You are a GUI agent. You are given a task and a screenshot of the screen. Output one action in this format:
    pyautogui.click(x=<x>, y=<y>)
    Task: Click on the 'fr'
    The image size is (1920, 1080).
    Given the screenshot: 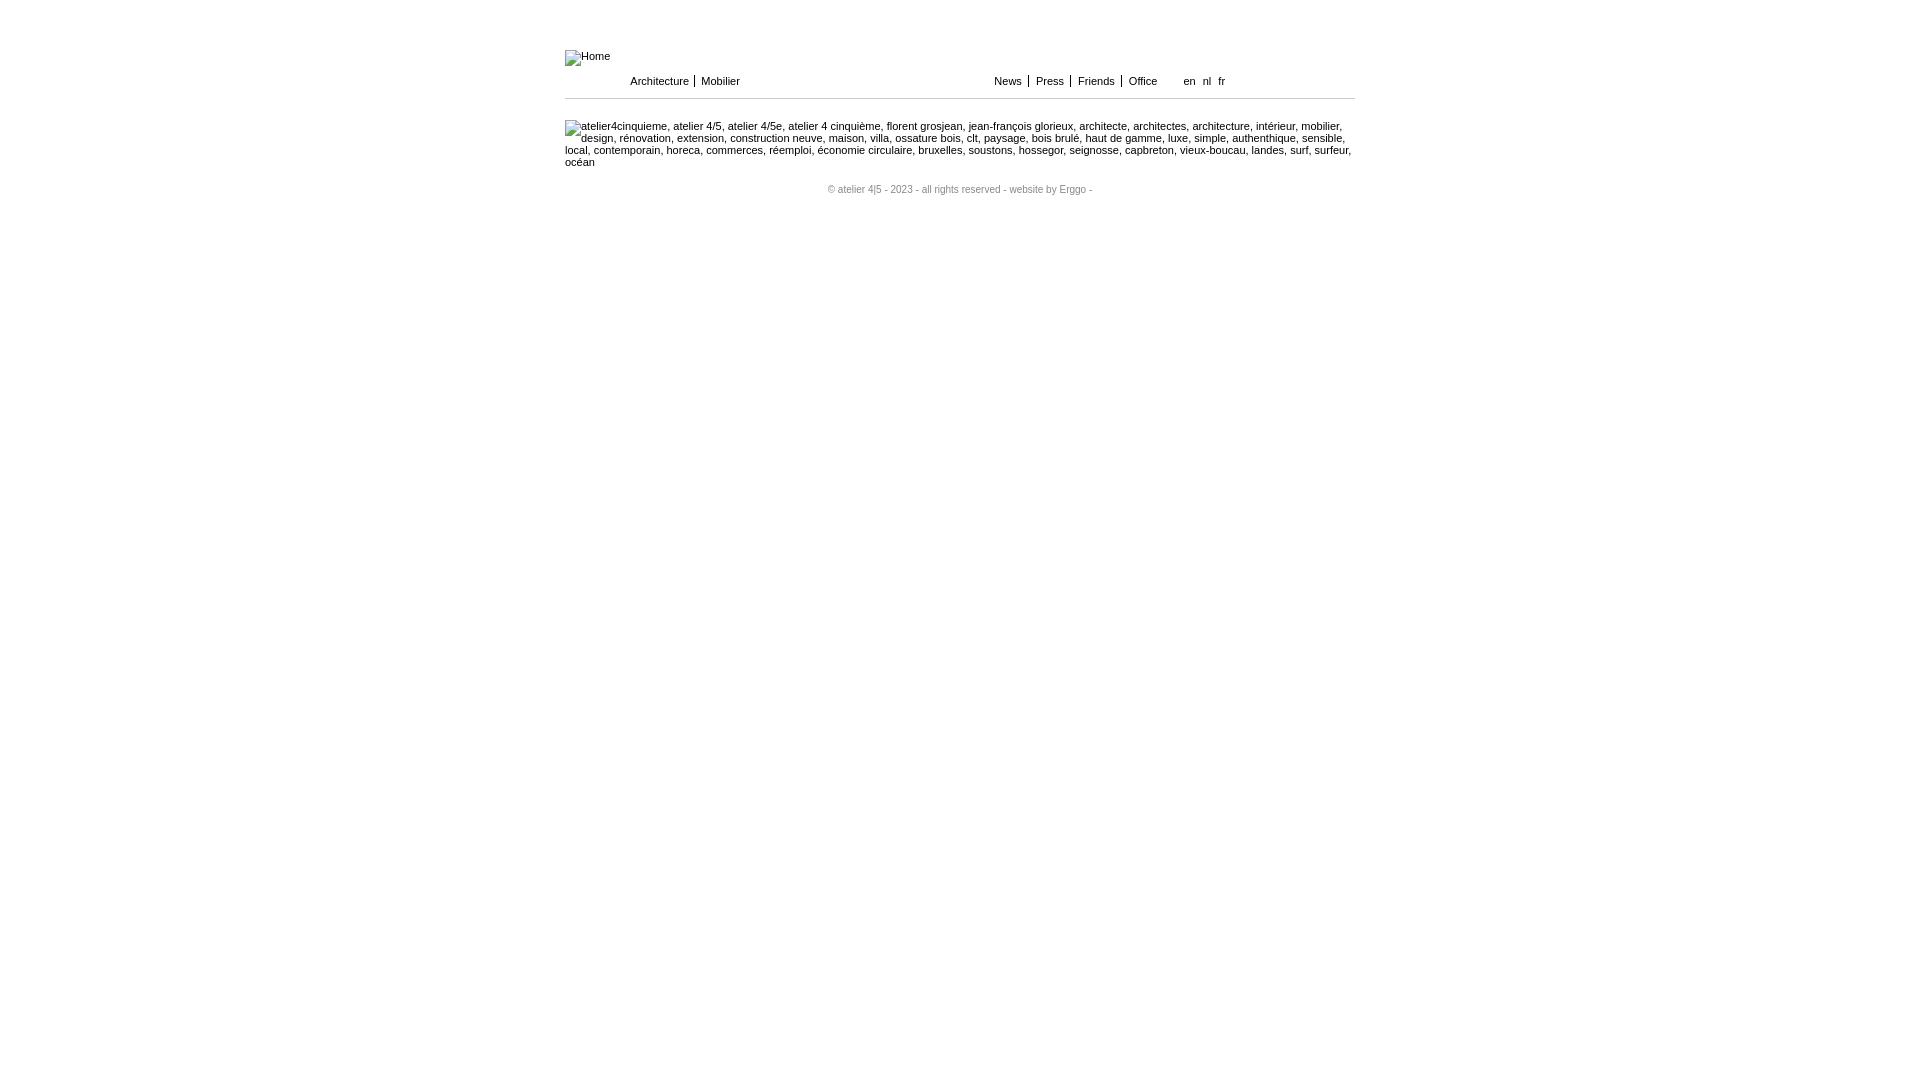 What is the action you would take?
    pyautogui.click(x=1220, y=80)
    